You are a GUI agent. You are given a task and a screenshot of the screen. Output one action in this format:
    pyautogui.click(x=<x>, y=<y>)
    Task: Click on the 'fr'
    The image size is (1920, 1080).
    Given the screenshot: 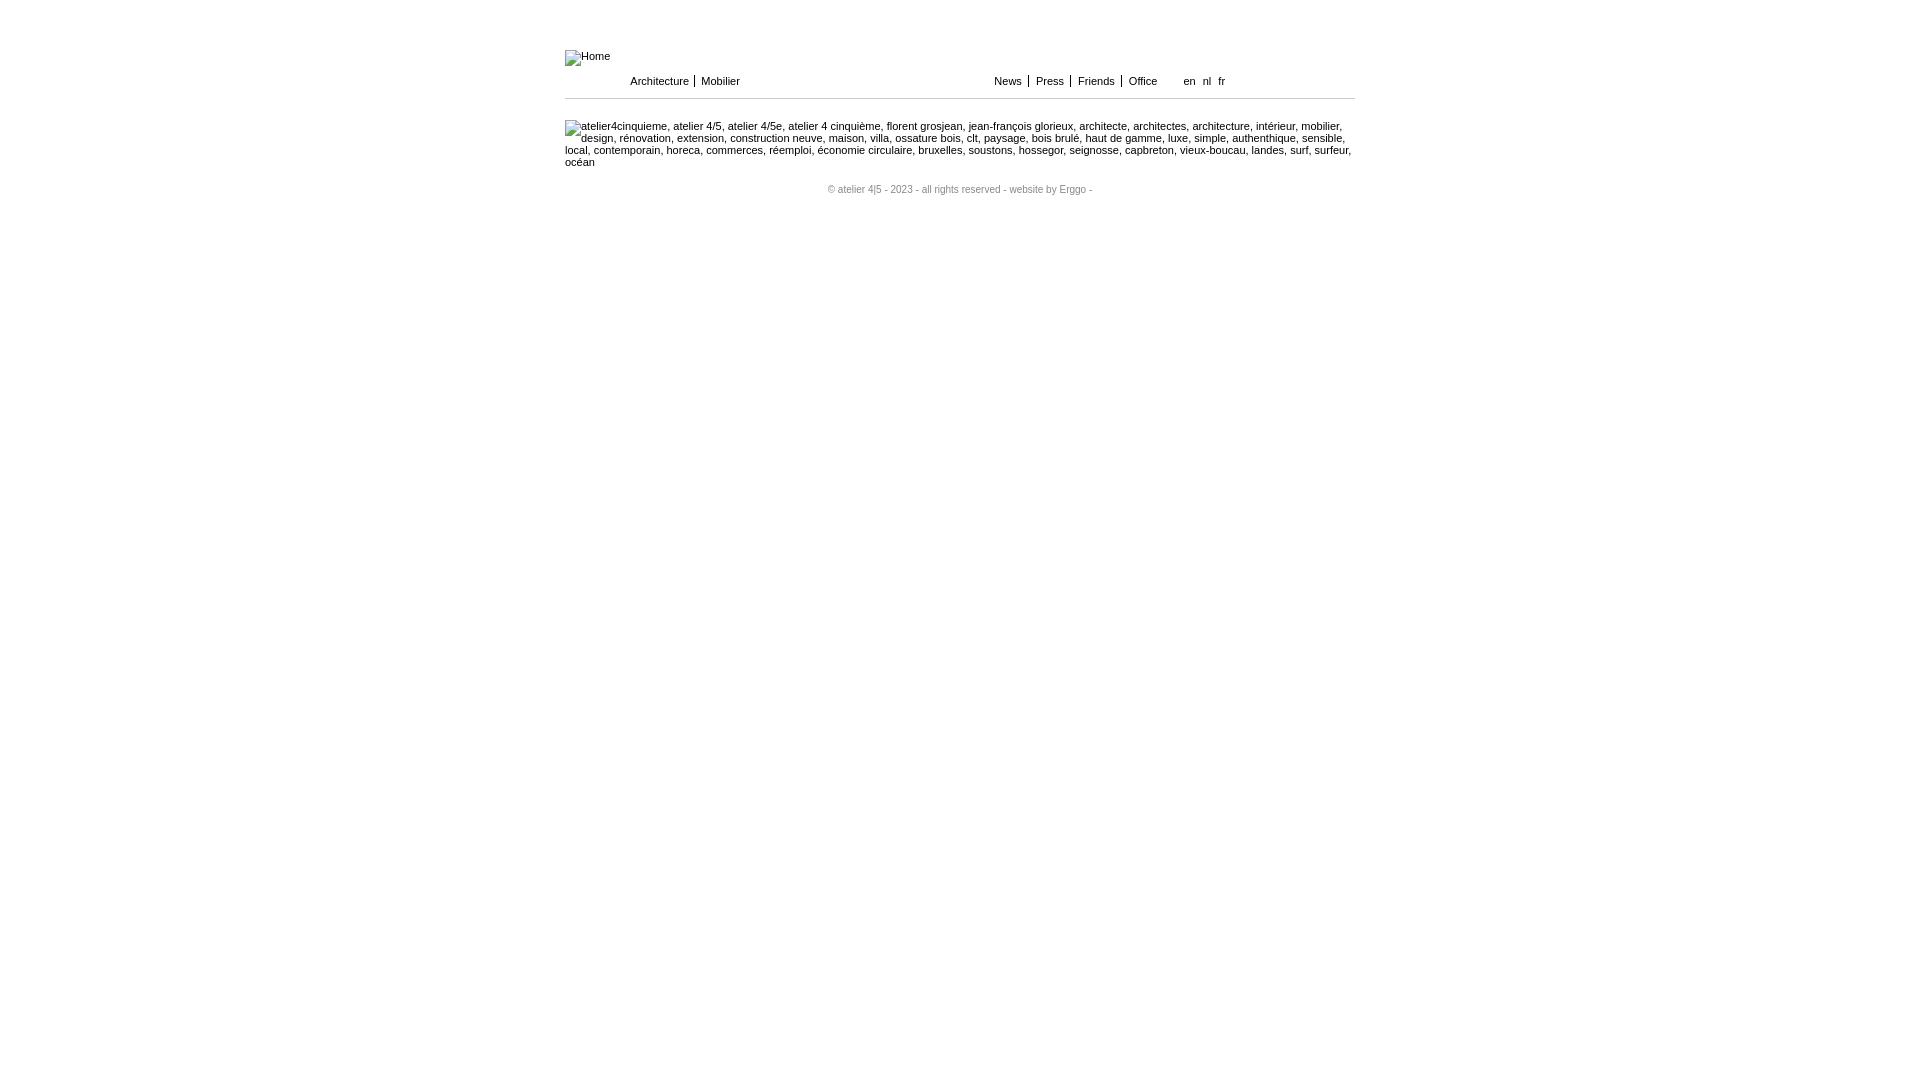 What is the action you would take?
    pyautogui.click(x=1220, y=80)
    